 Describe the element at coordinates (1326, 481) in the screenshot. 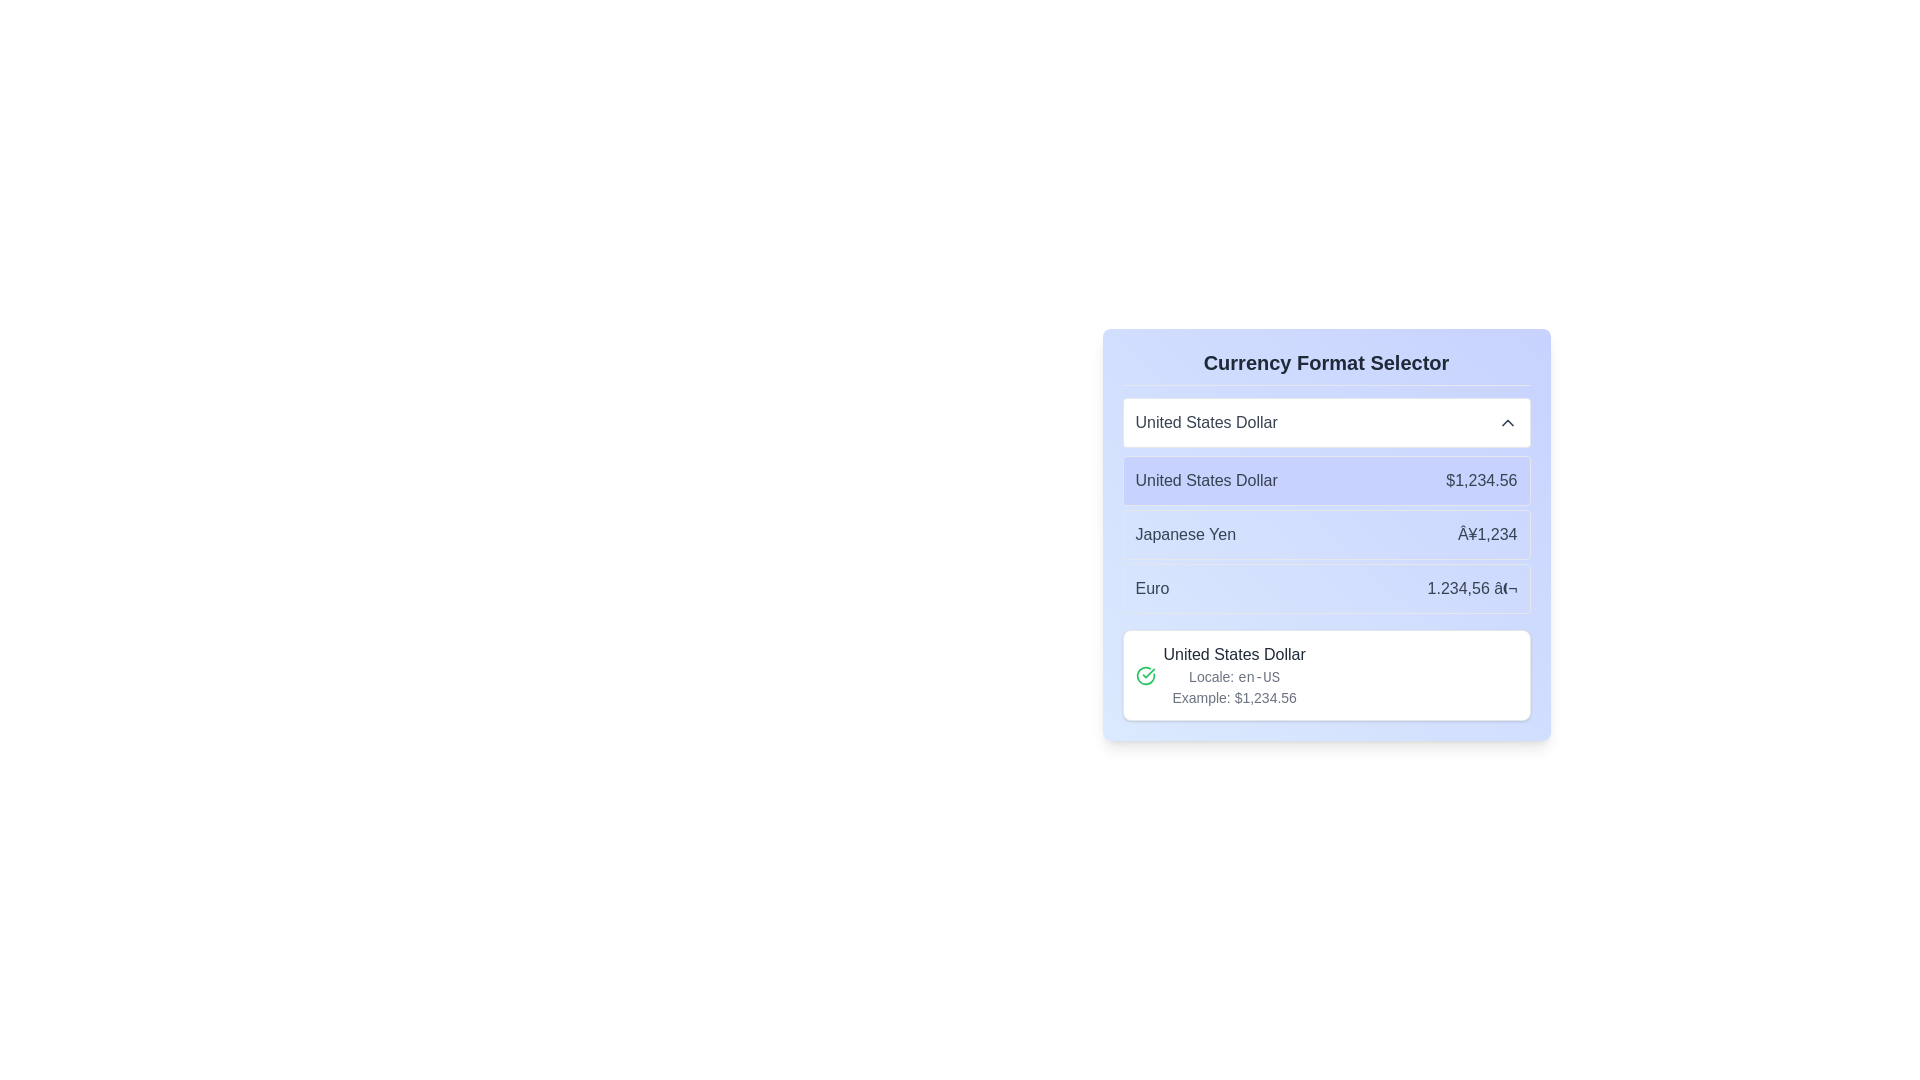

I see `the first selectable option in the currency format selector list, labeled 'United States Dollar'` at that location.